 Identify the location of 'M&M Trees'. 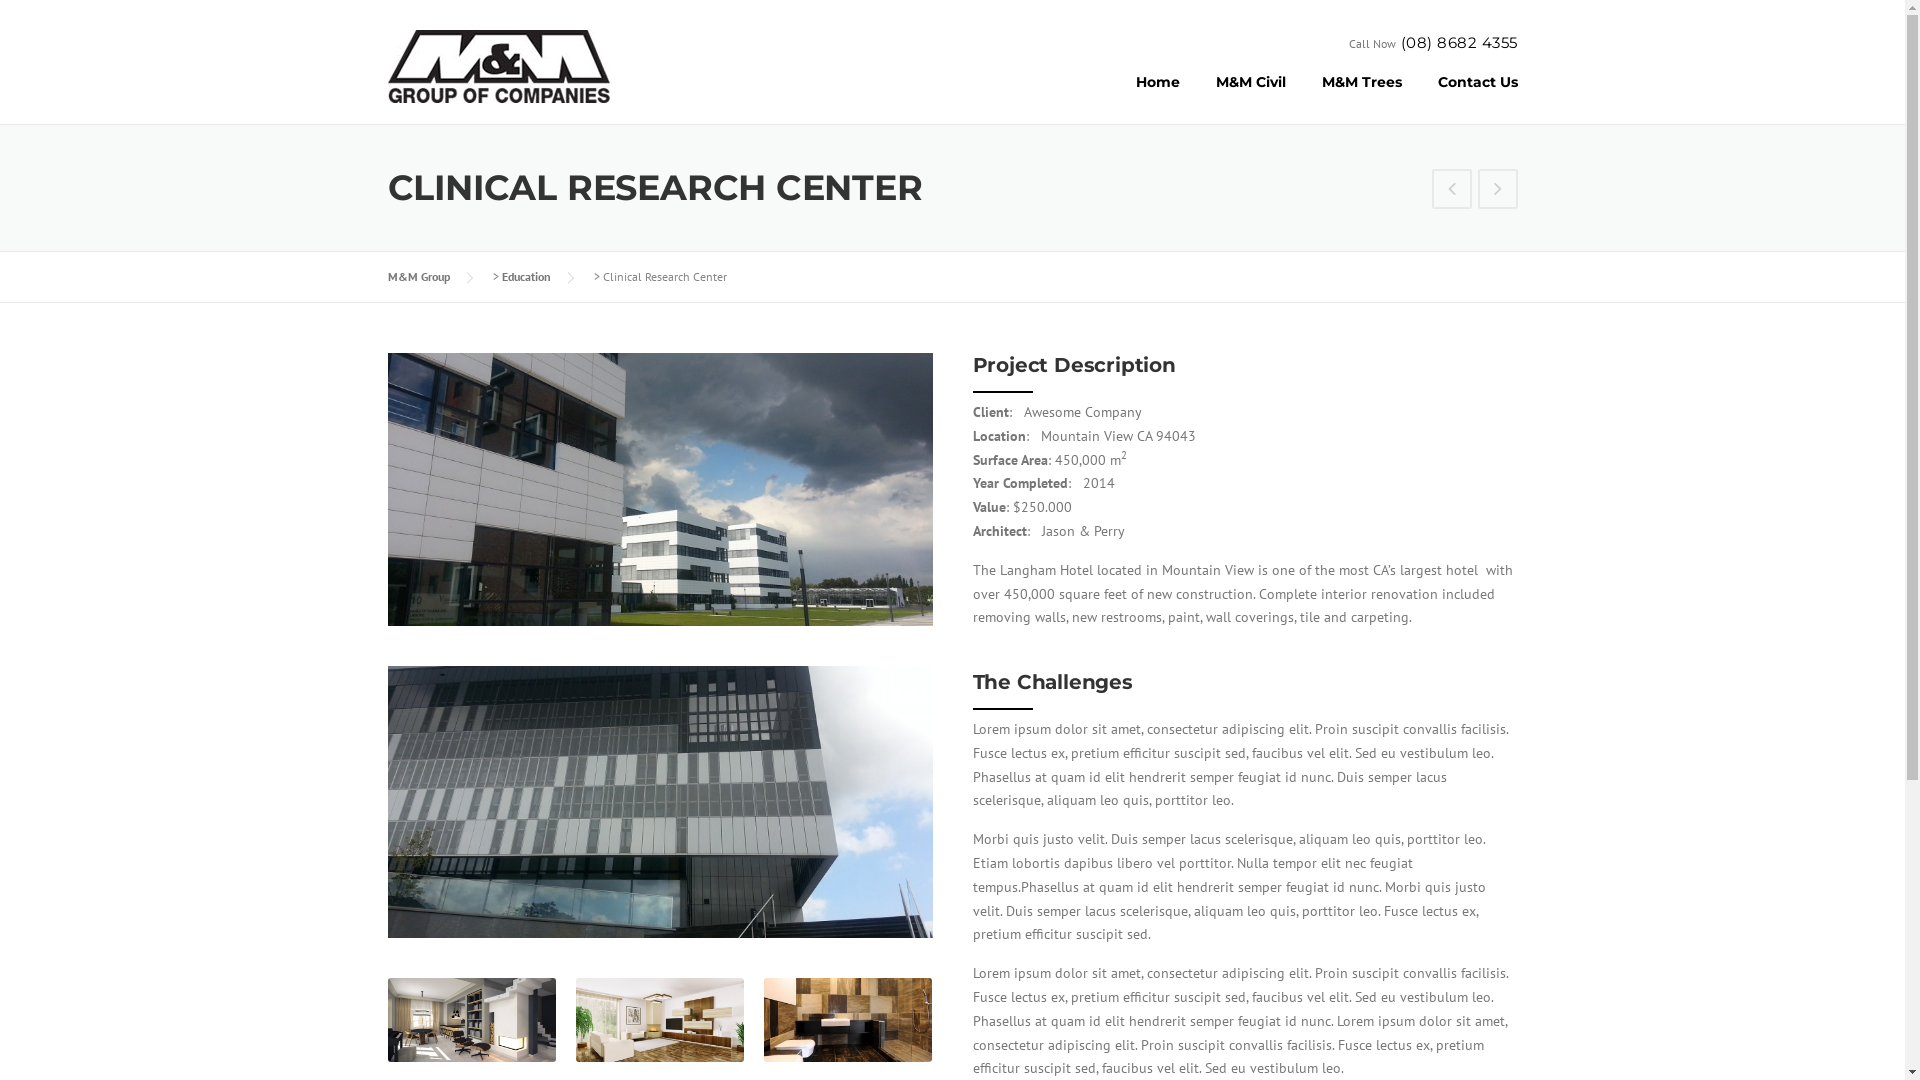
(1304, 96).